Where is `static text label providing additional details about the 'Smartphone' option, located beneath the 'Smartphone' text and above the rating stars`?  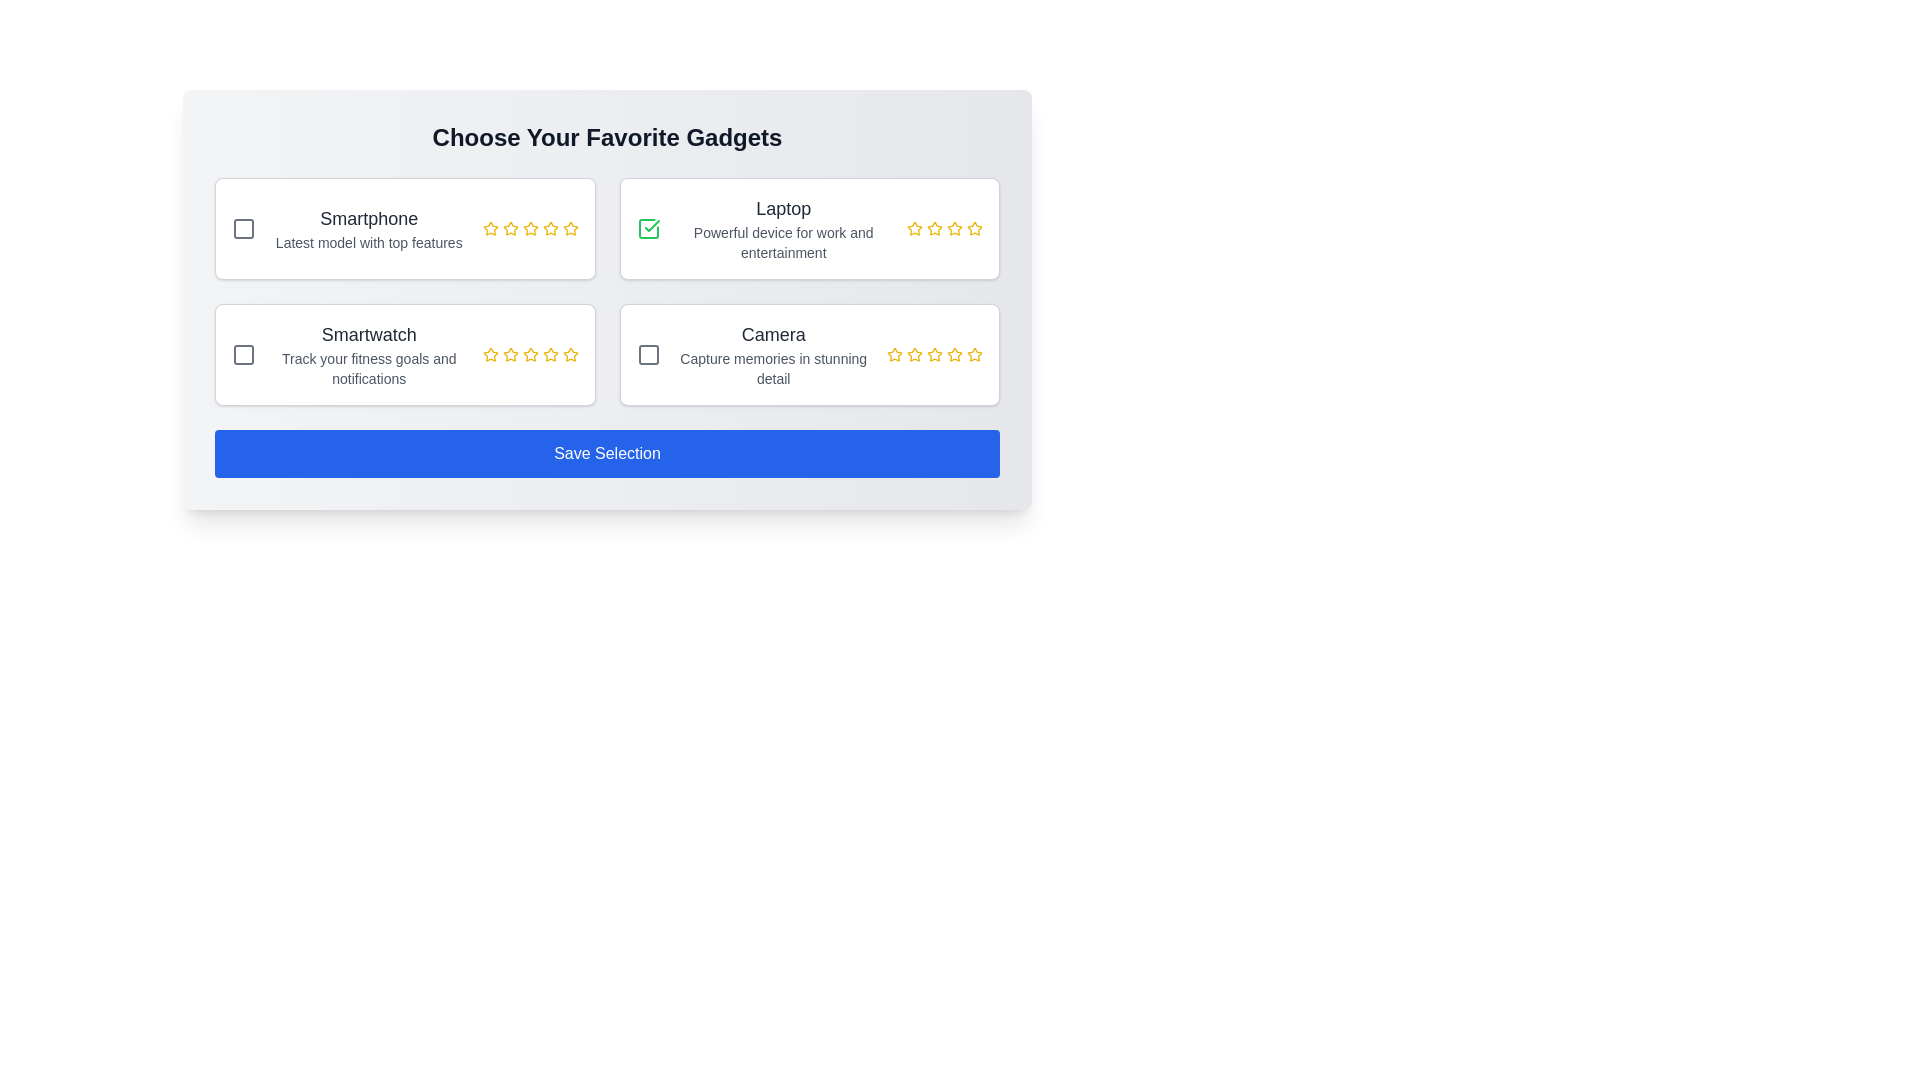
static text label providing additional details about the 'Smartphone' option, located beneath the 'Smartphone' text and above the rating stars is located at coordinates (369, 242).